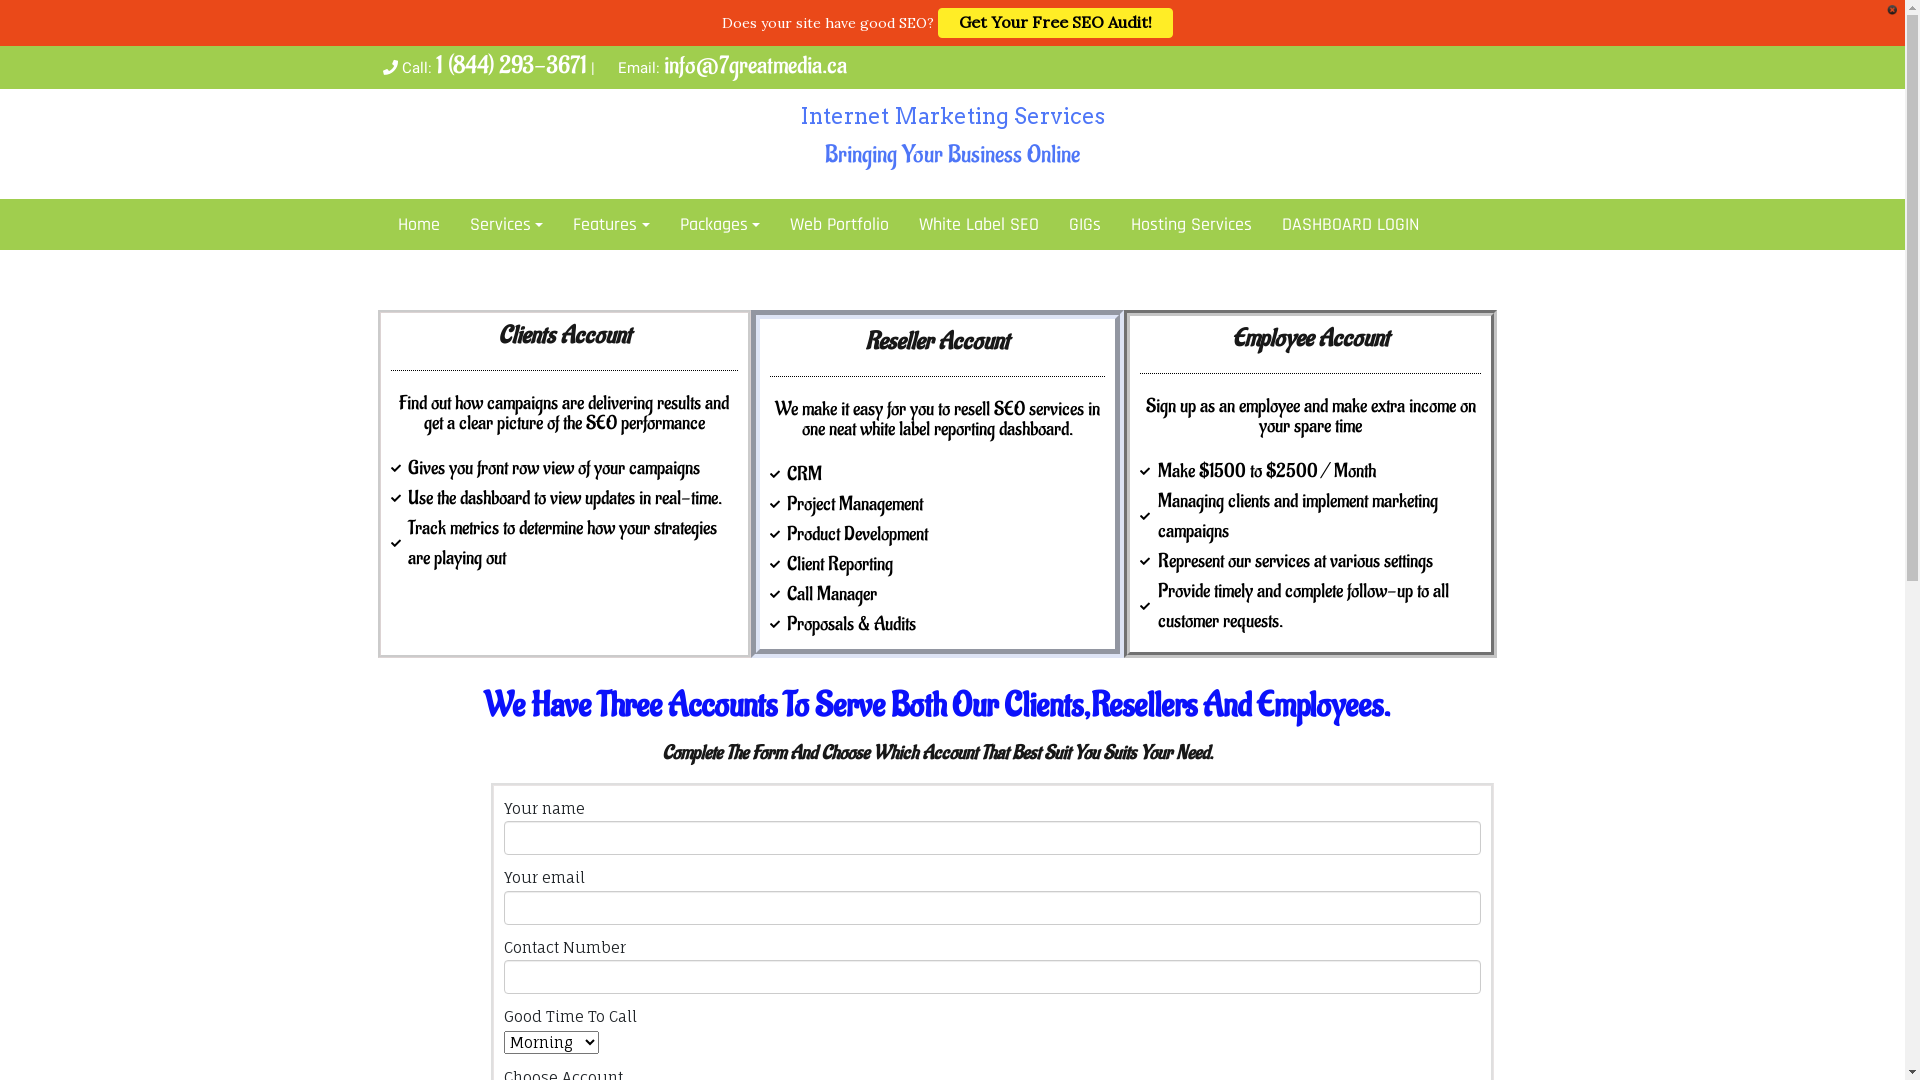 Image resolution: width=1920 pixels, height=1080 pixels. I want to click on 'Internet Marketing Services, so click(950, 137).